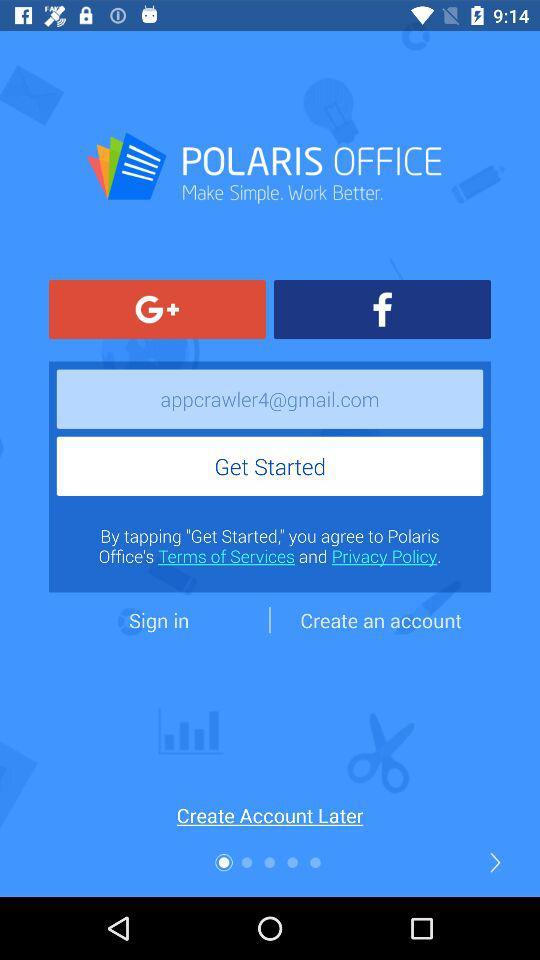 This screenshot has height=960, width=540. What do you see at coordinates (156, 309) in the screenshot?
I see `the compare icon` at bounding box center [156, 309].